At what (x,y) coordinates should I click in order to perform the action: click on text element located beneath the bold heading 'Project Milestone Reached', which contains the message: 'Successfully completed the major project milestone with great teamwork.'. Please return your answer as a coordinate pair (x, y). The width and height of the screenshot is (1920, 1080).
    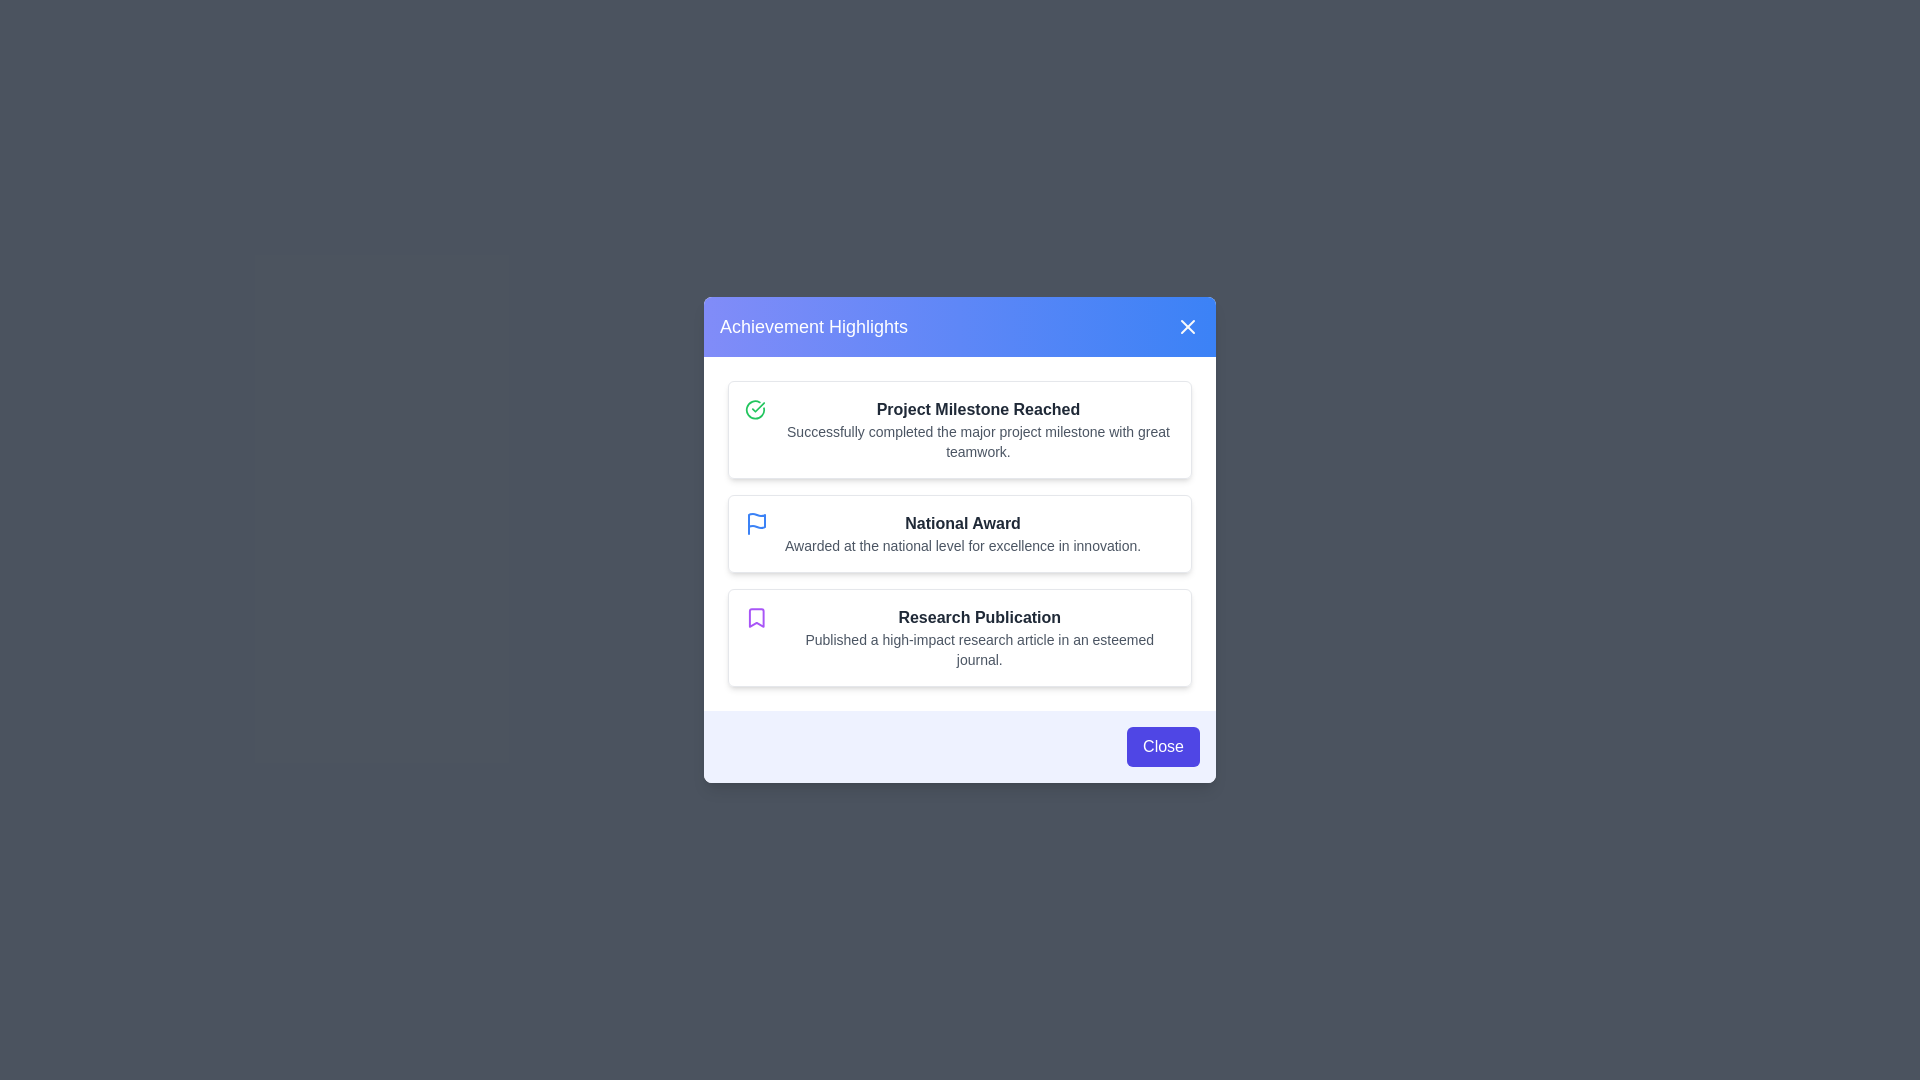
    Looking at the image, I should click on (978, 441).